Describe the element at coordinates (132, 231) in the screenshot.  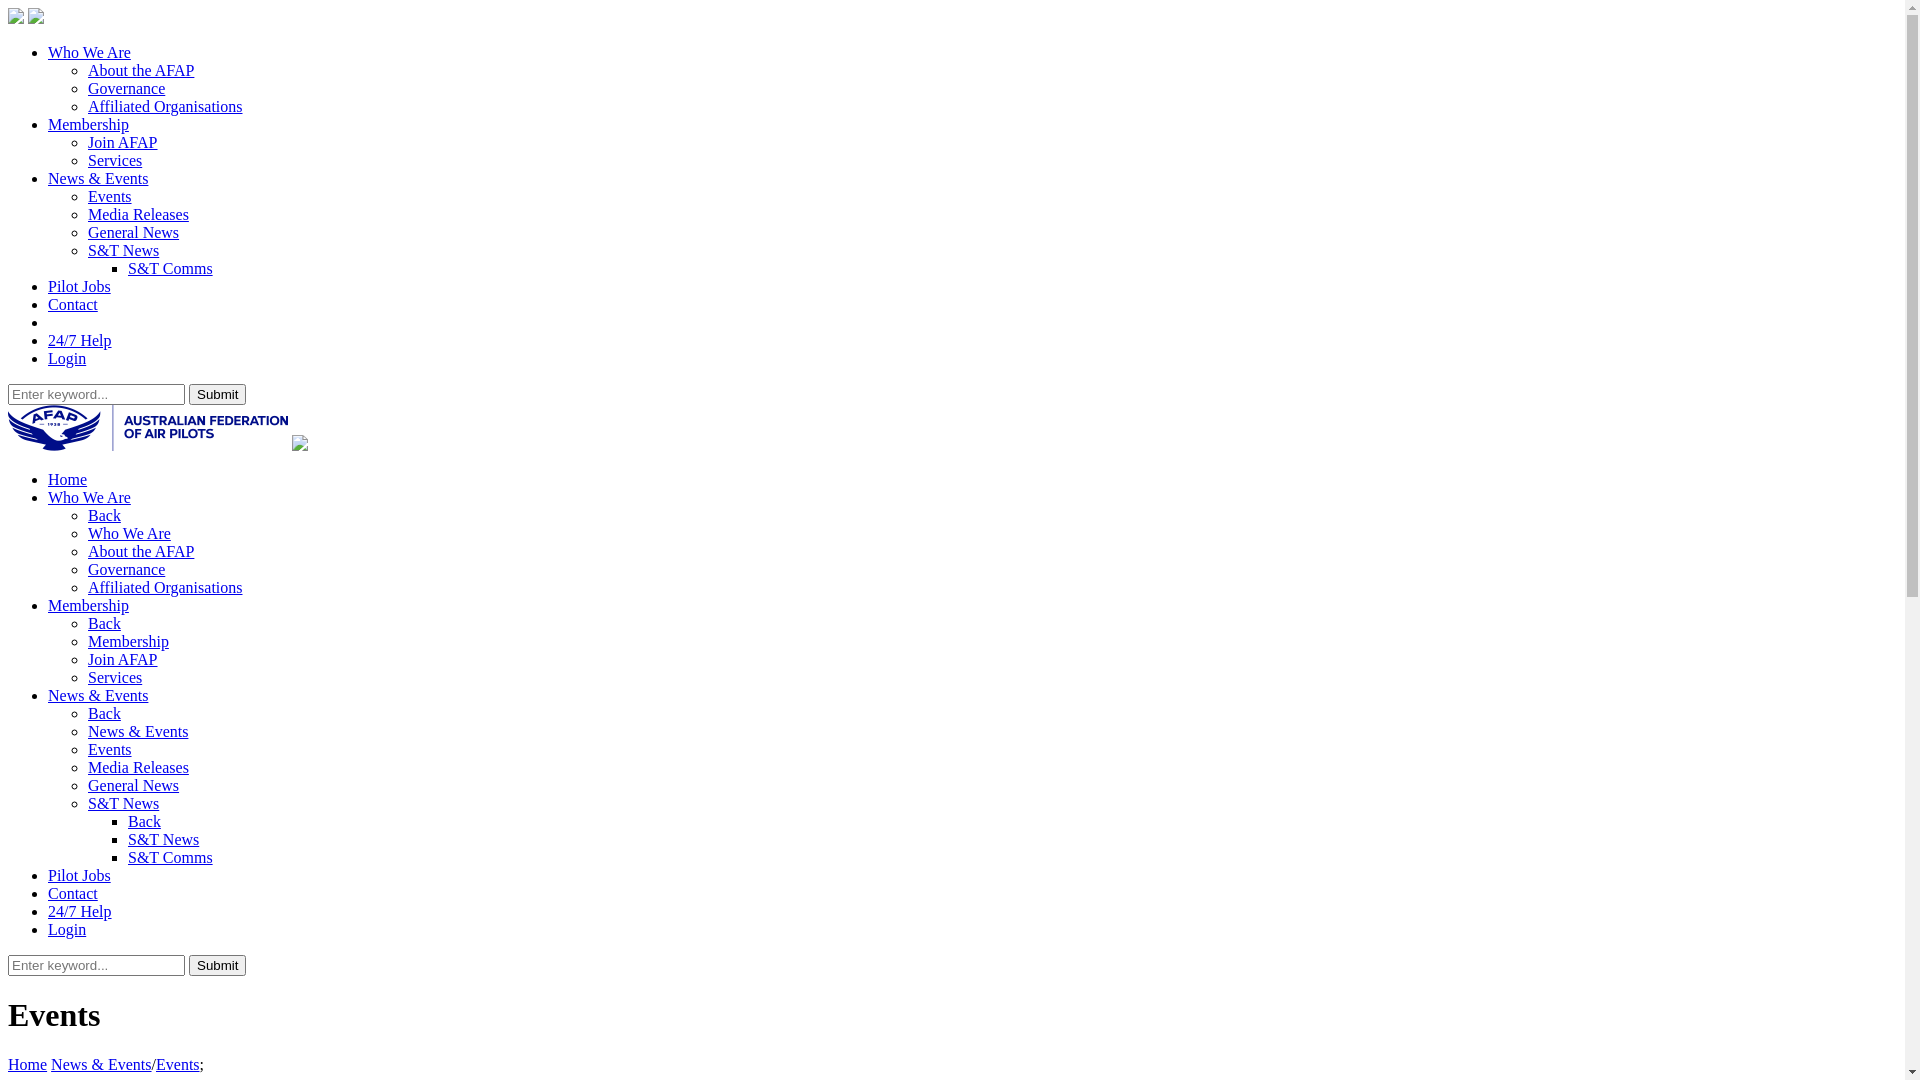
I see `'General News'` at that location.